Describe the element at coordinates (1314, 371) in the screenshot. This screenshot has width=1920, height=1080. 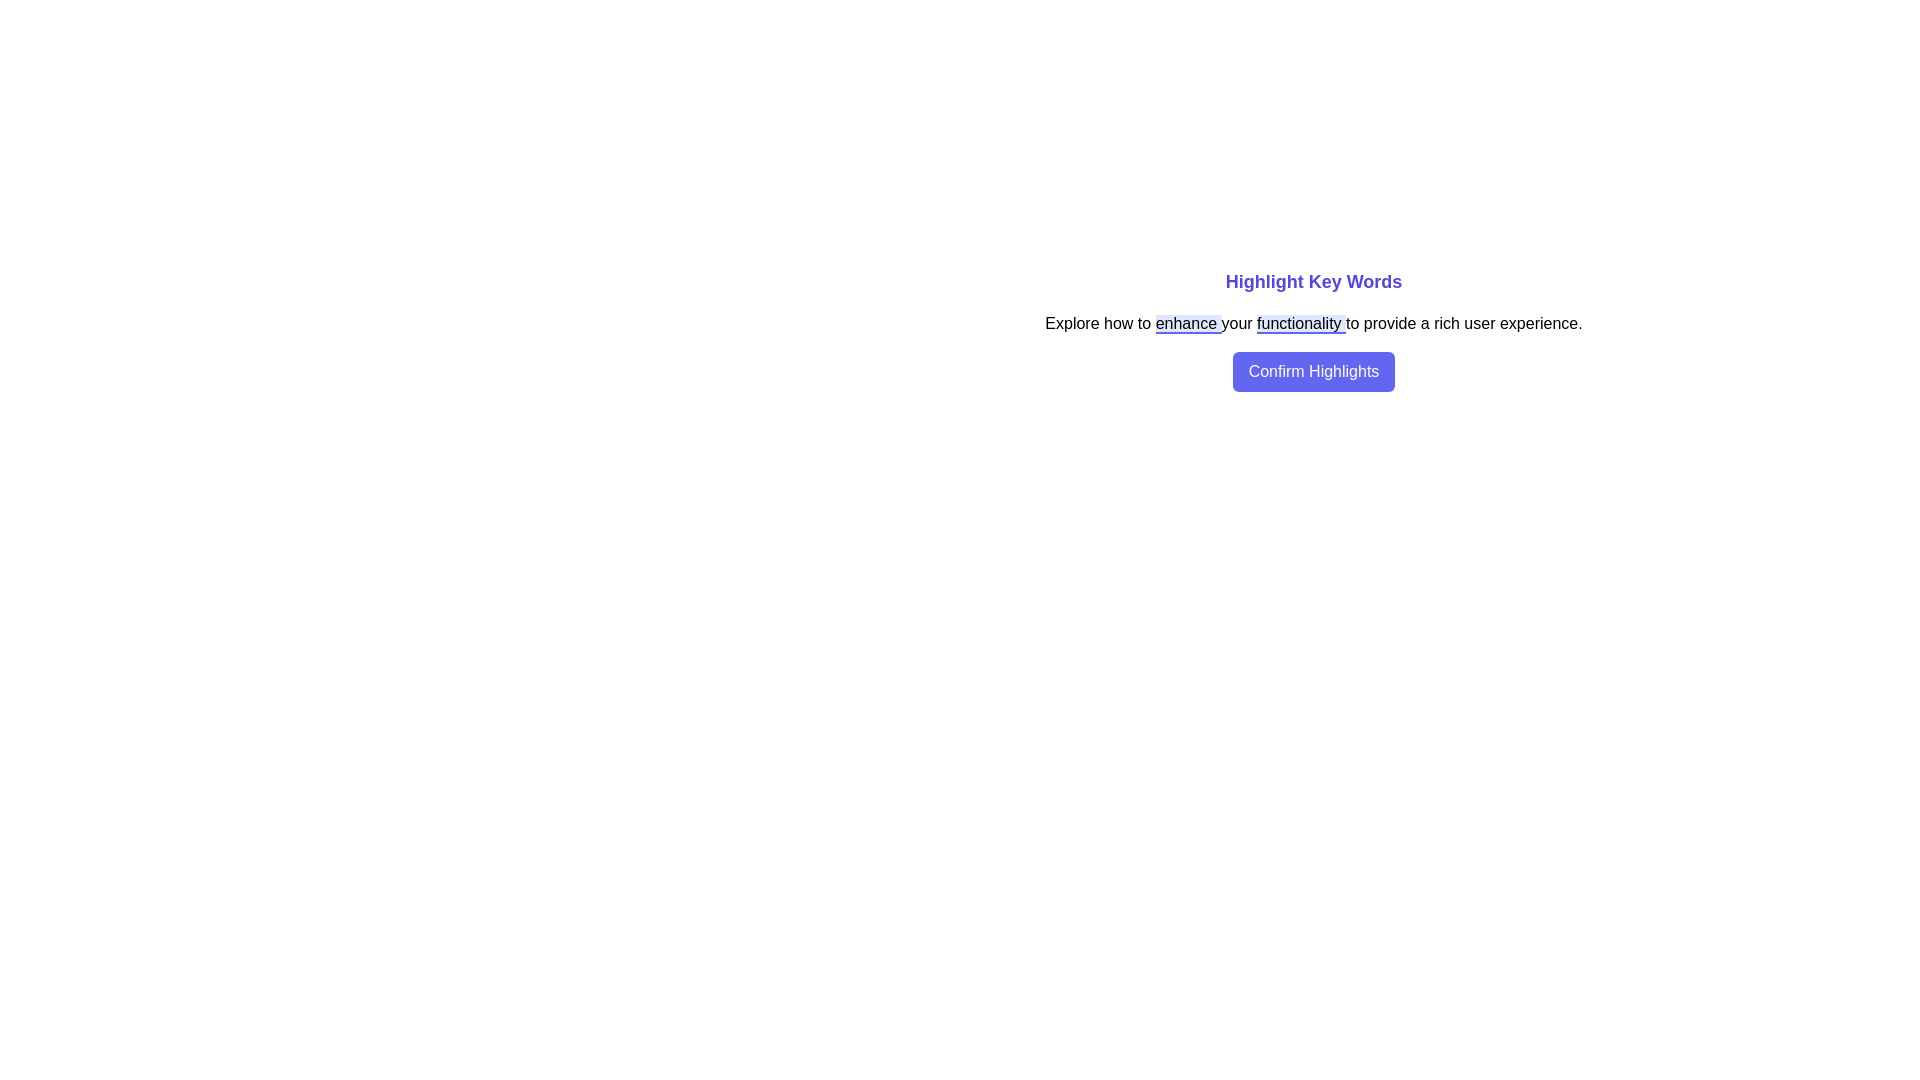
I see `the confirm button related` at that location.